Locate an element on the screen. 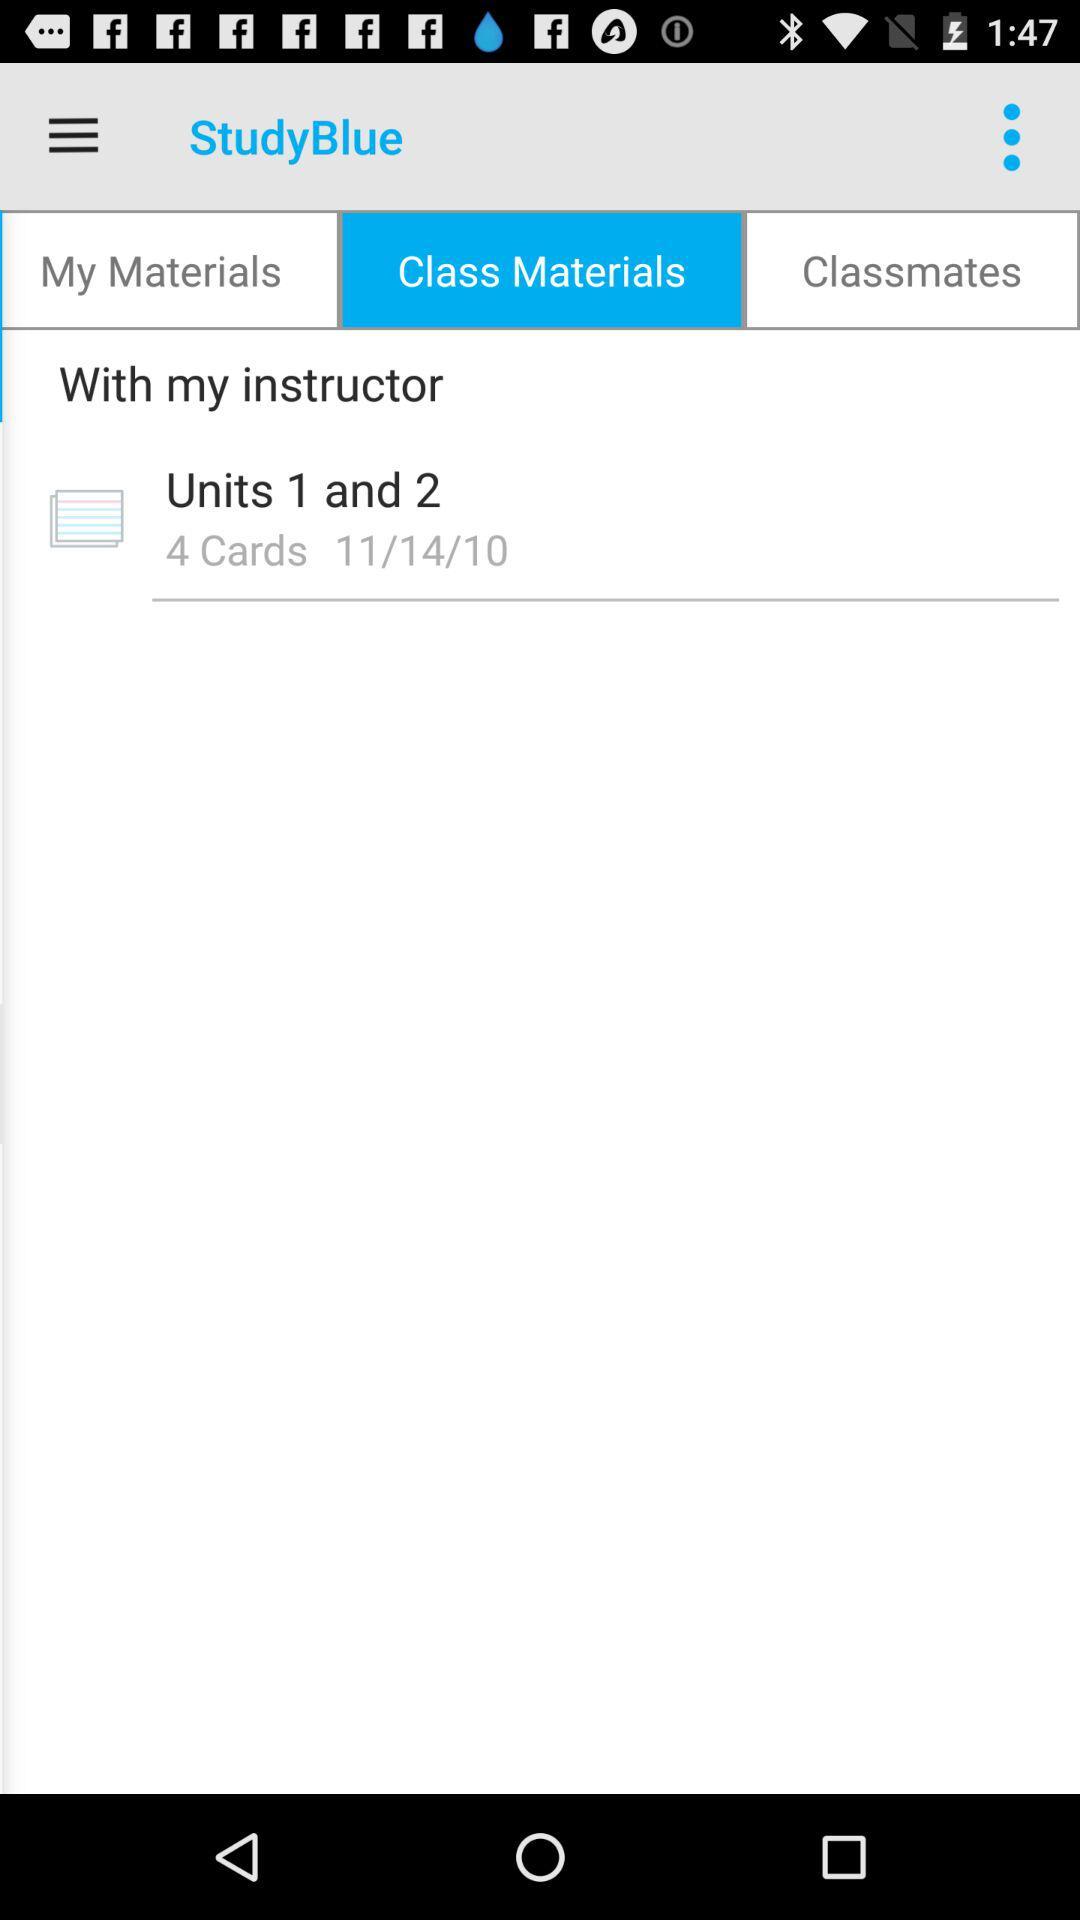 The image size is (1080, 1920). item below the 4 cards is located at coordinates (604, 599).